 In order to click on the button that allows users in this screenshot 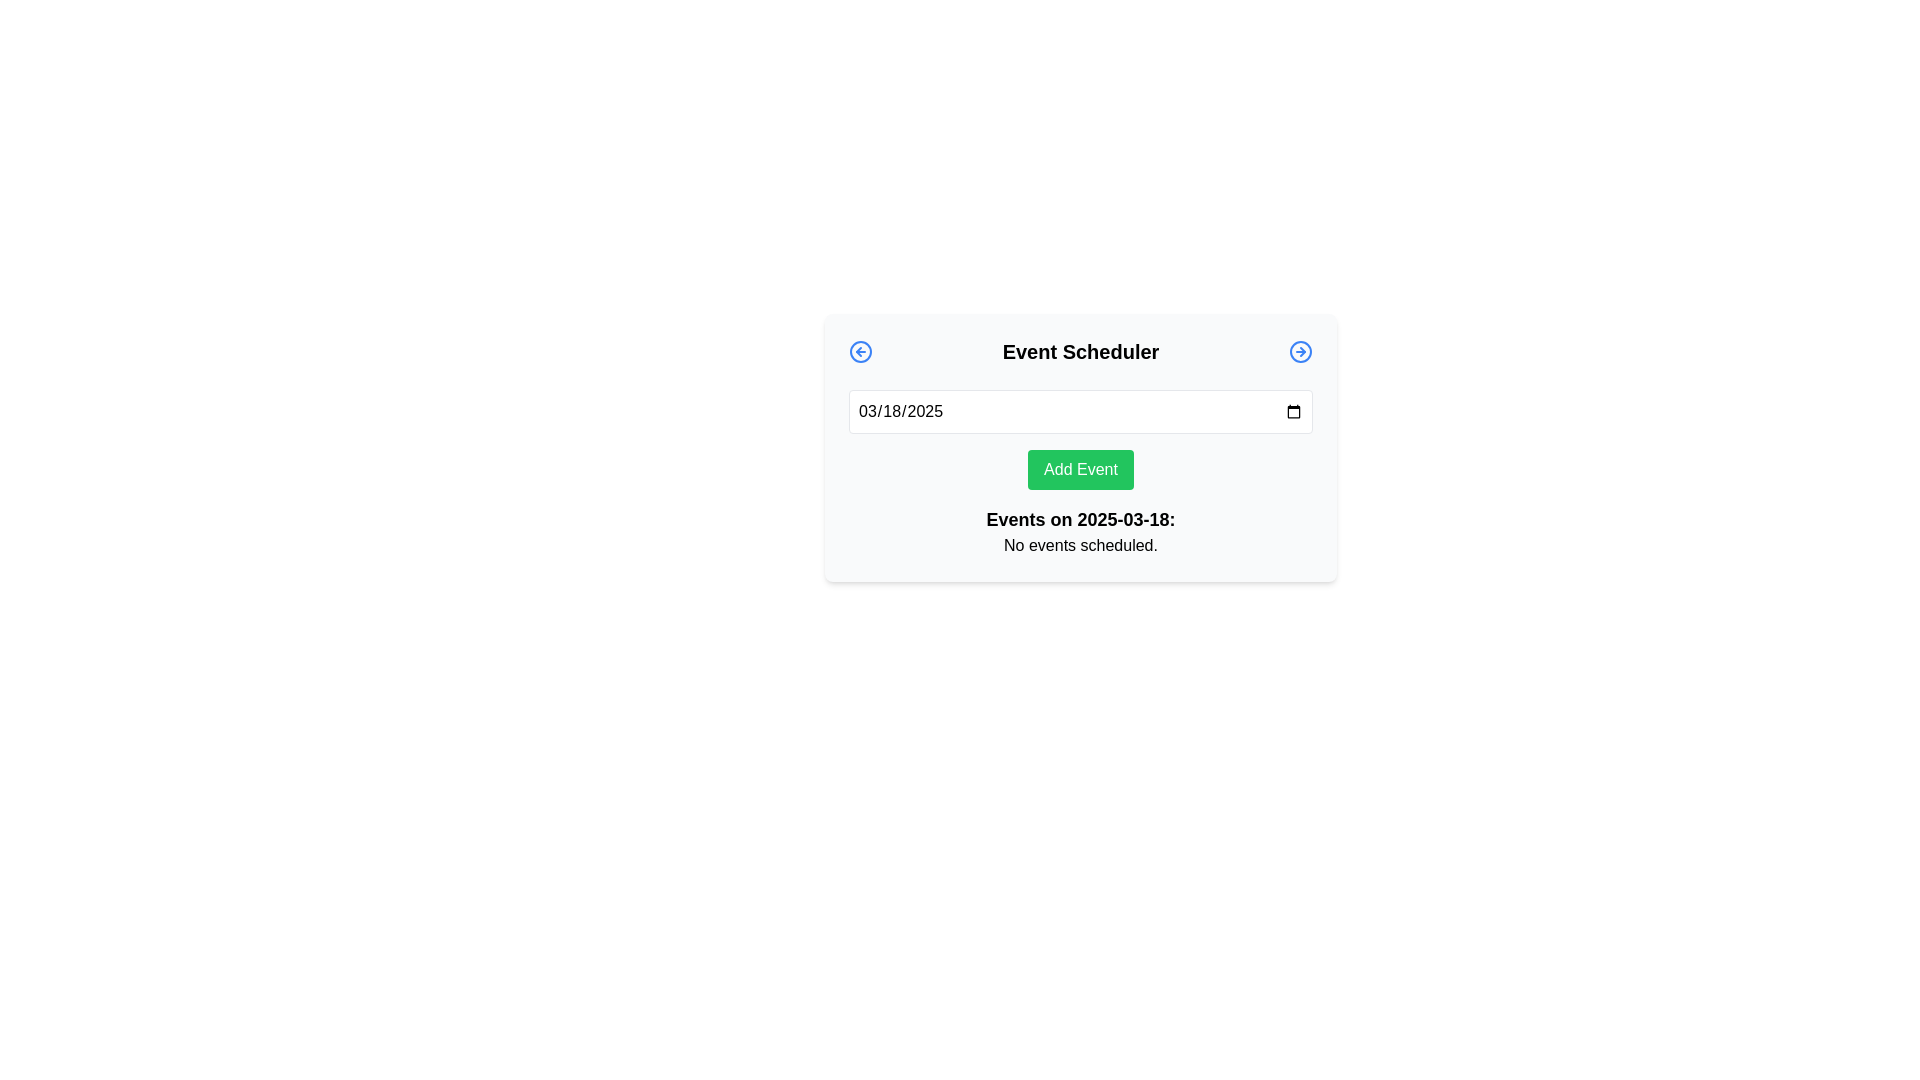, I will do `click(1079, 470)`.